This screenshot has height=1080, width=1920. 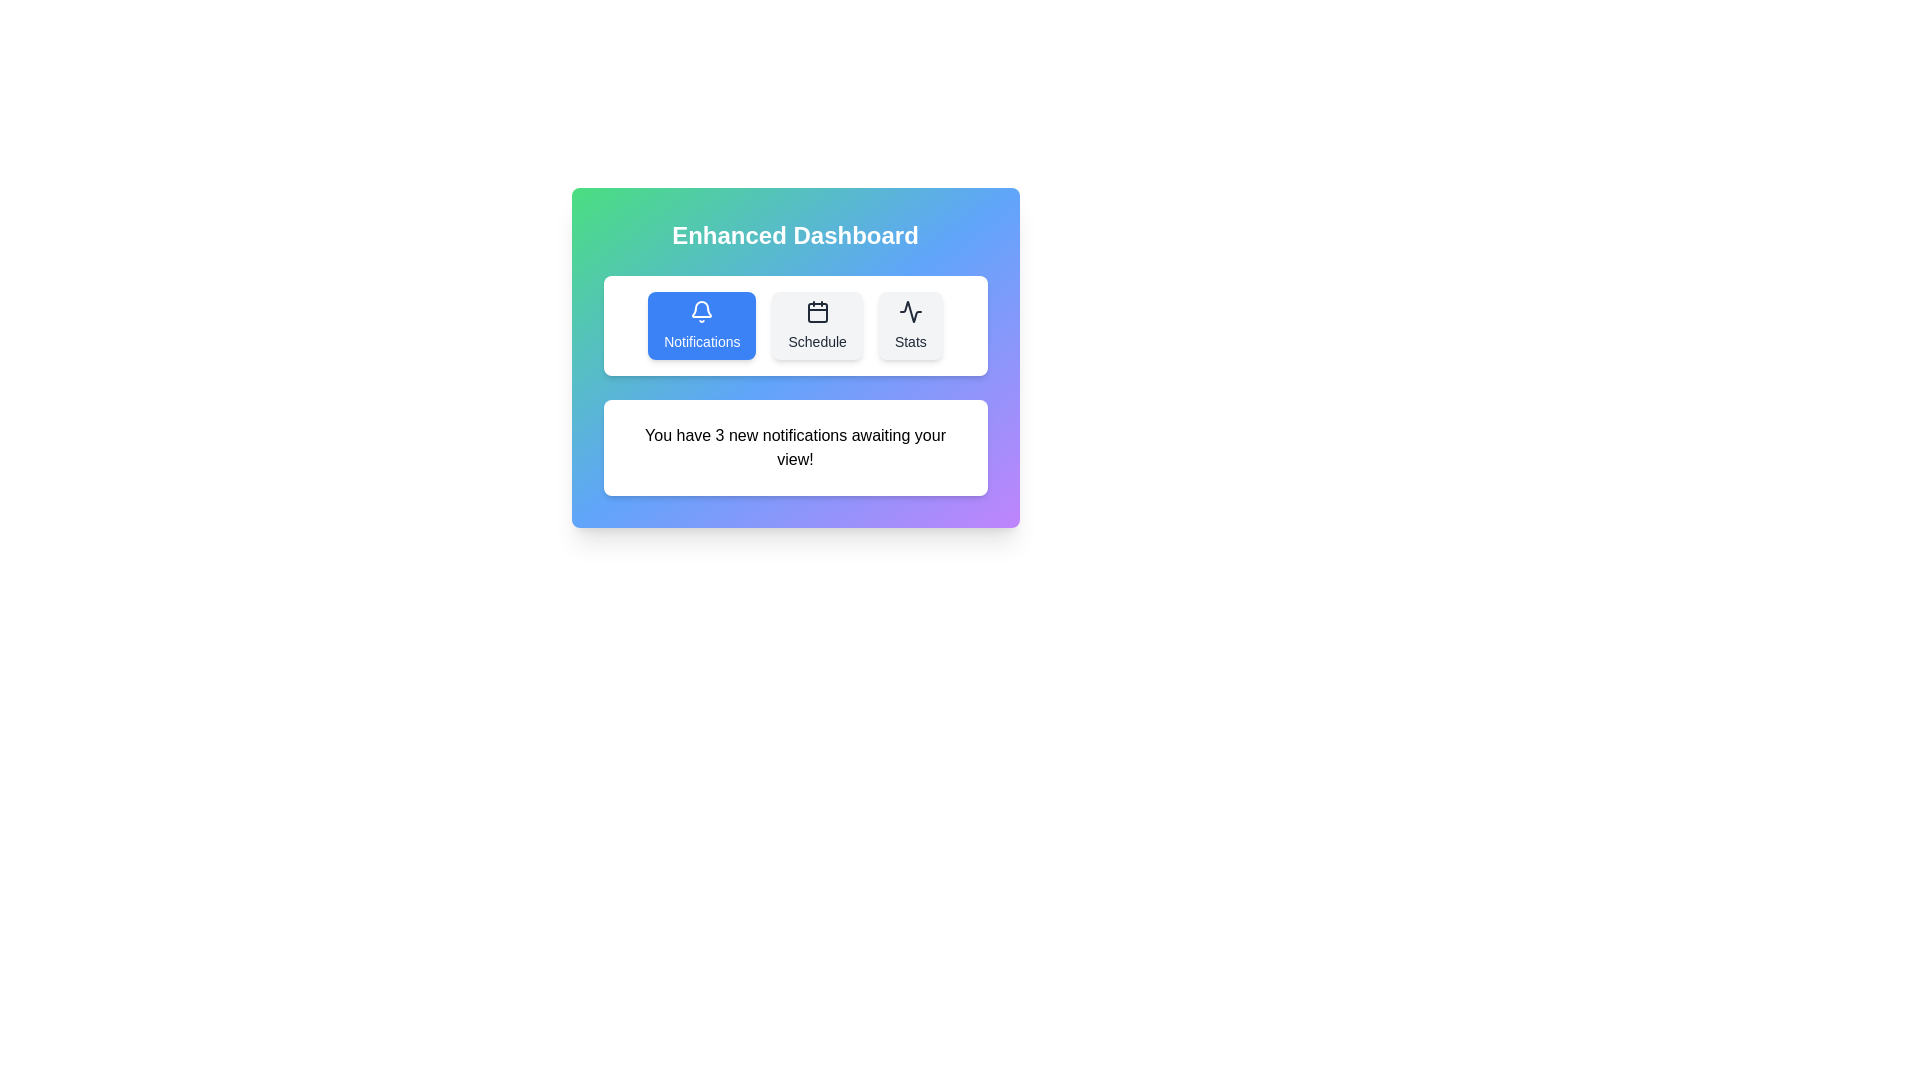 What do you see at coordinates (817, 312) in the screenshot?
I see `the 'Schedule' button, which is represented by an icon for managing or viewing schedules and is located in the middle of three horizontal buttons below the 'Enhanced Dashboard' title` at bounding box center [817, 312].